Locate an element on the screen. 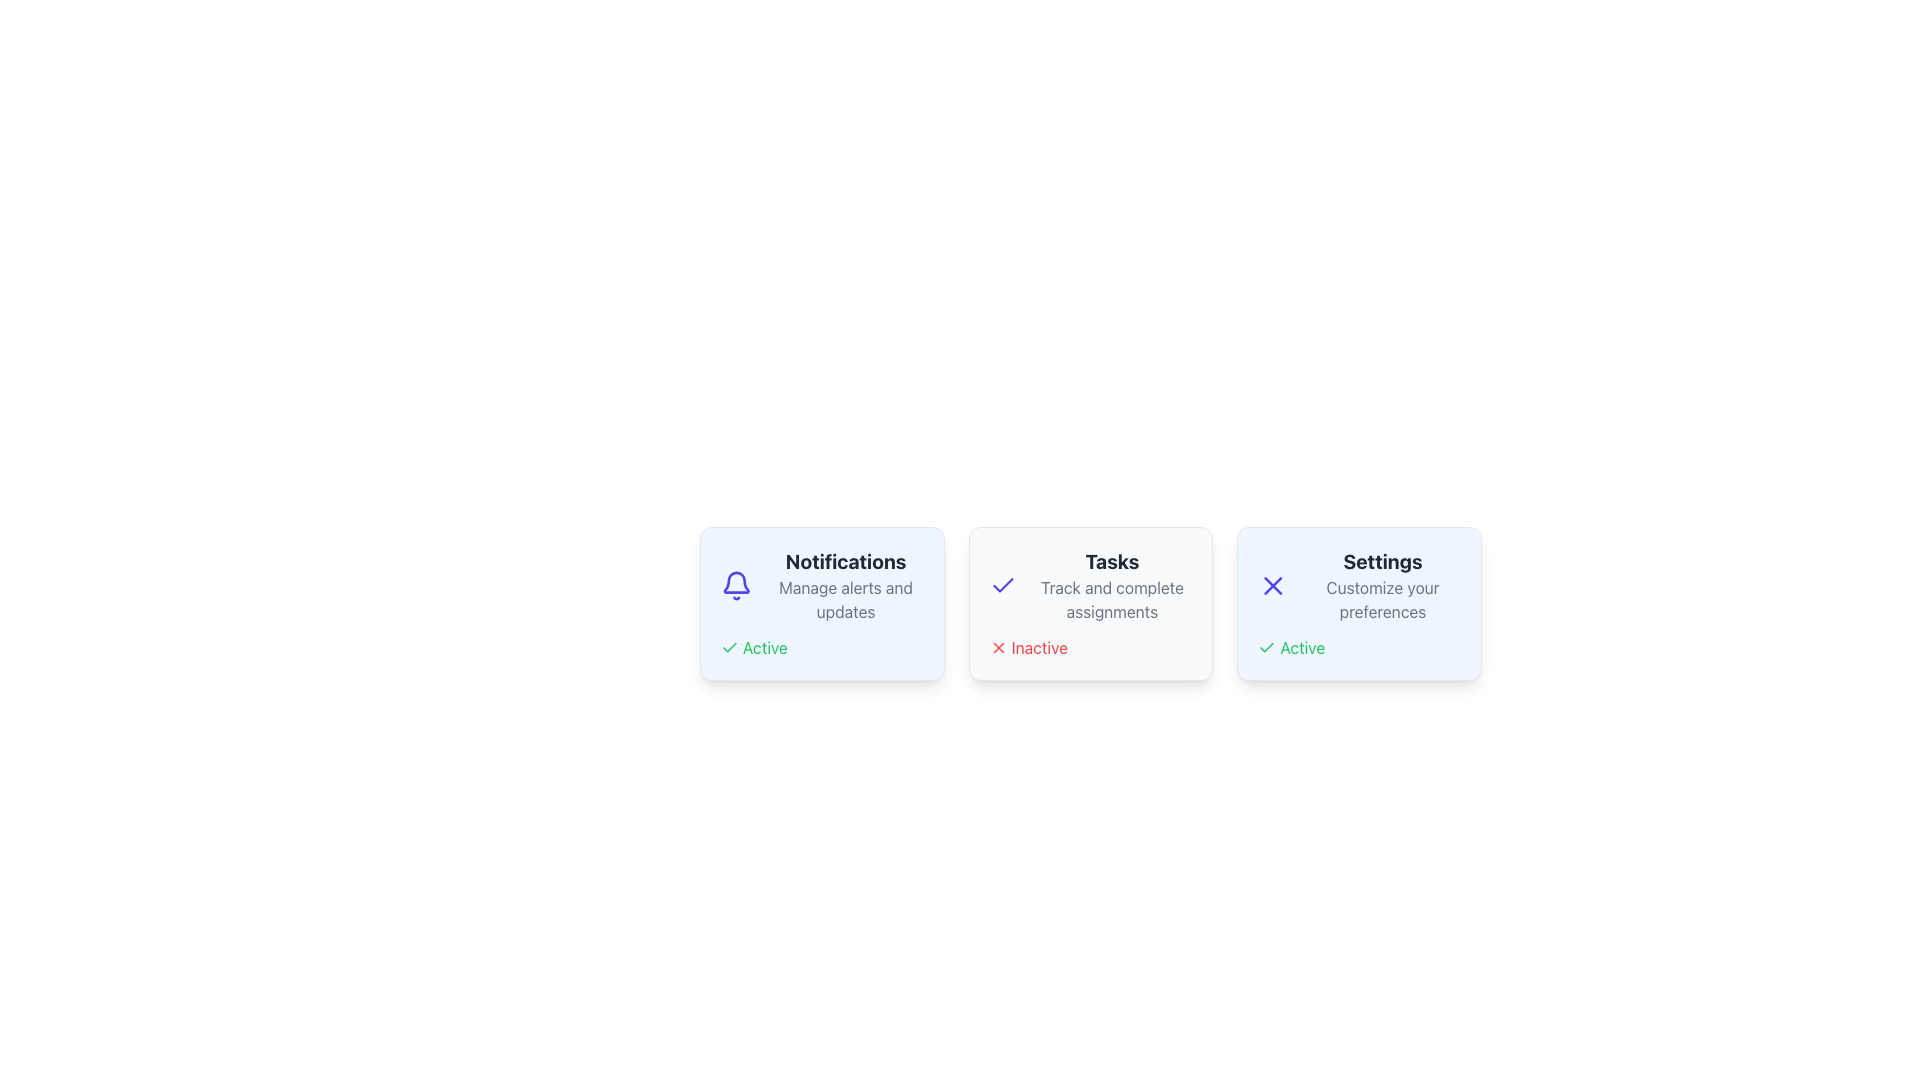 The width and height of the screenshot is (1920, 1080). title text label 'Tasks' located at the top of the center card in a three-card layout is located at coordinates (1111, 562).